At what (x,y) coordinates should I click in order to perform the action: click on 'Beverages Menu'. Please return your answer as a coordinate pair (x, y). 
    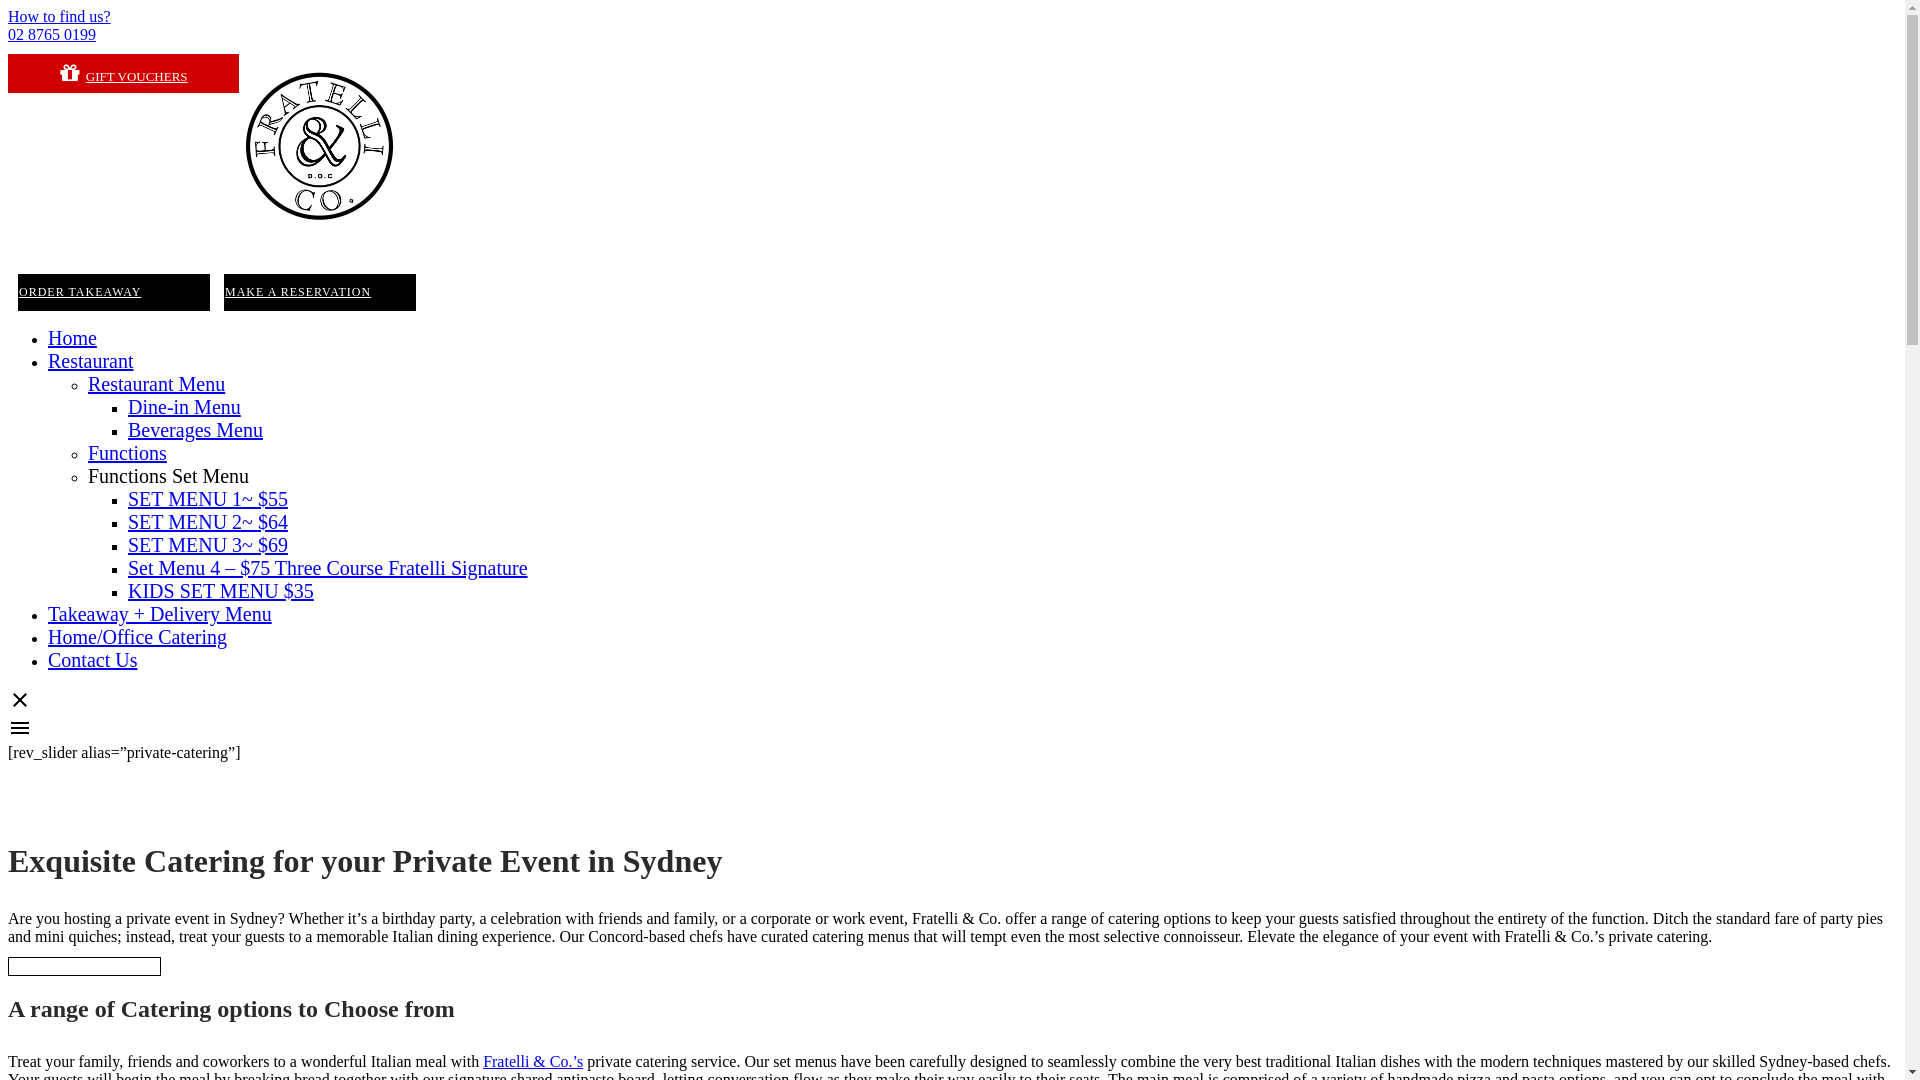
    Looking at the image, I should click on (195, 428).